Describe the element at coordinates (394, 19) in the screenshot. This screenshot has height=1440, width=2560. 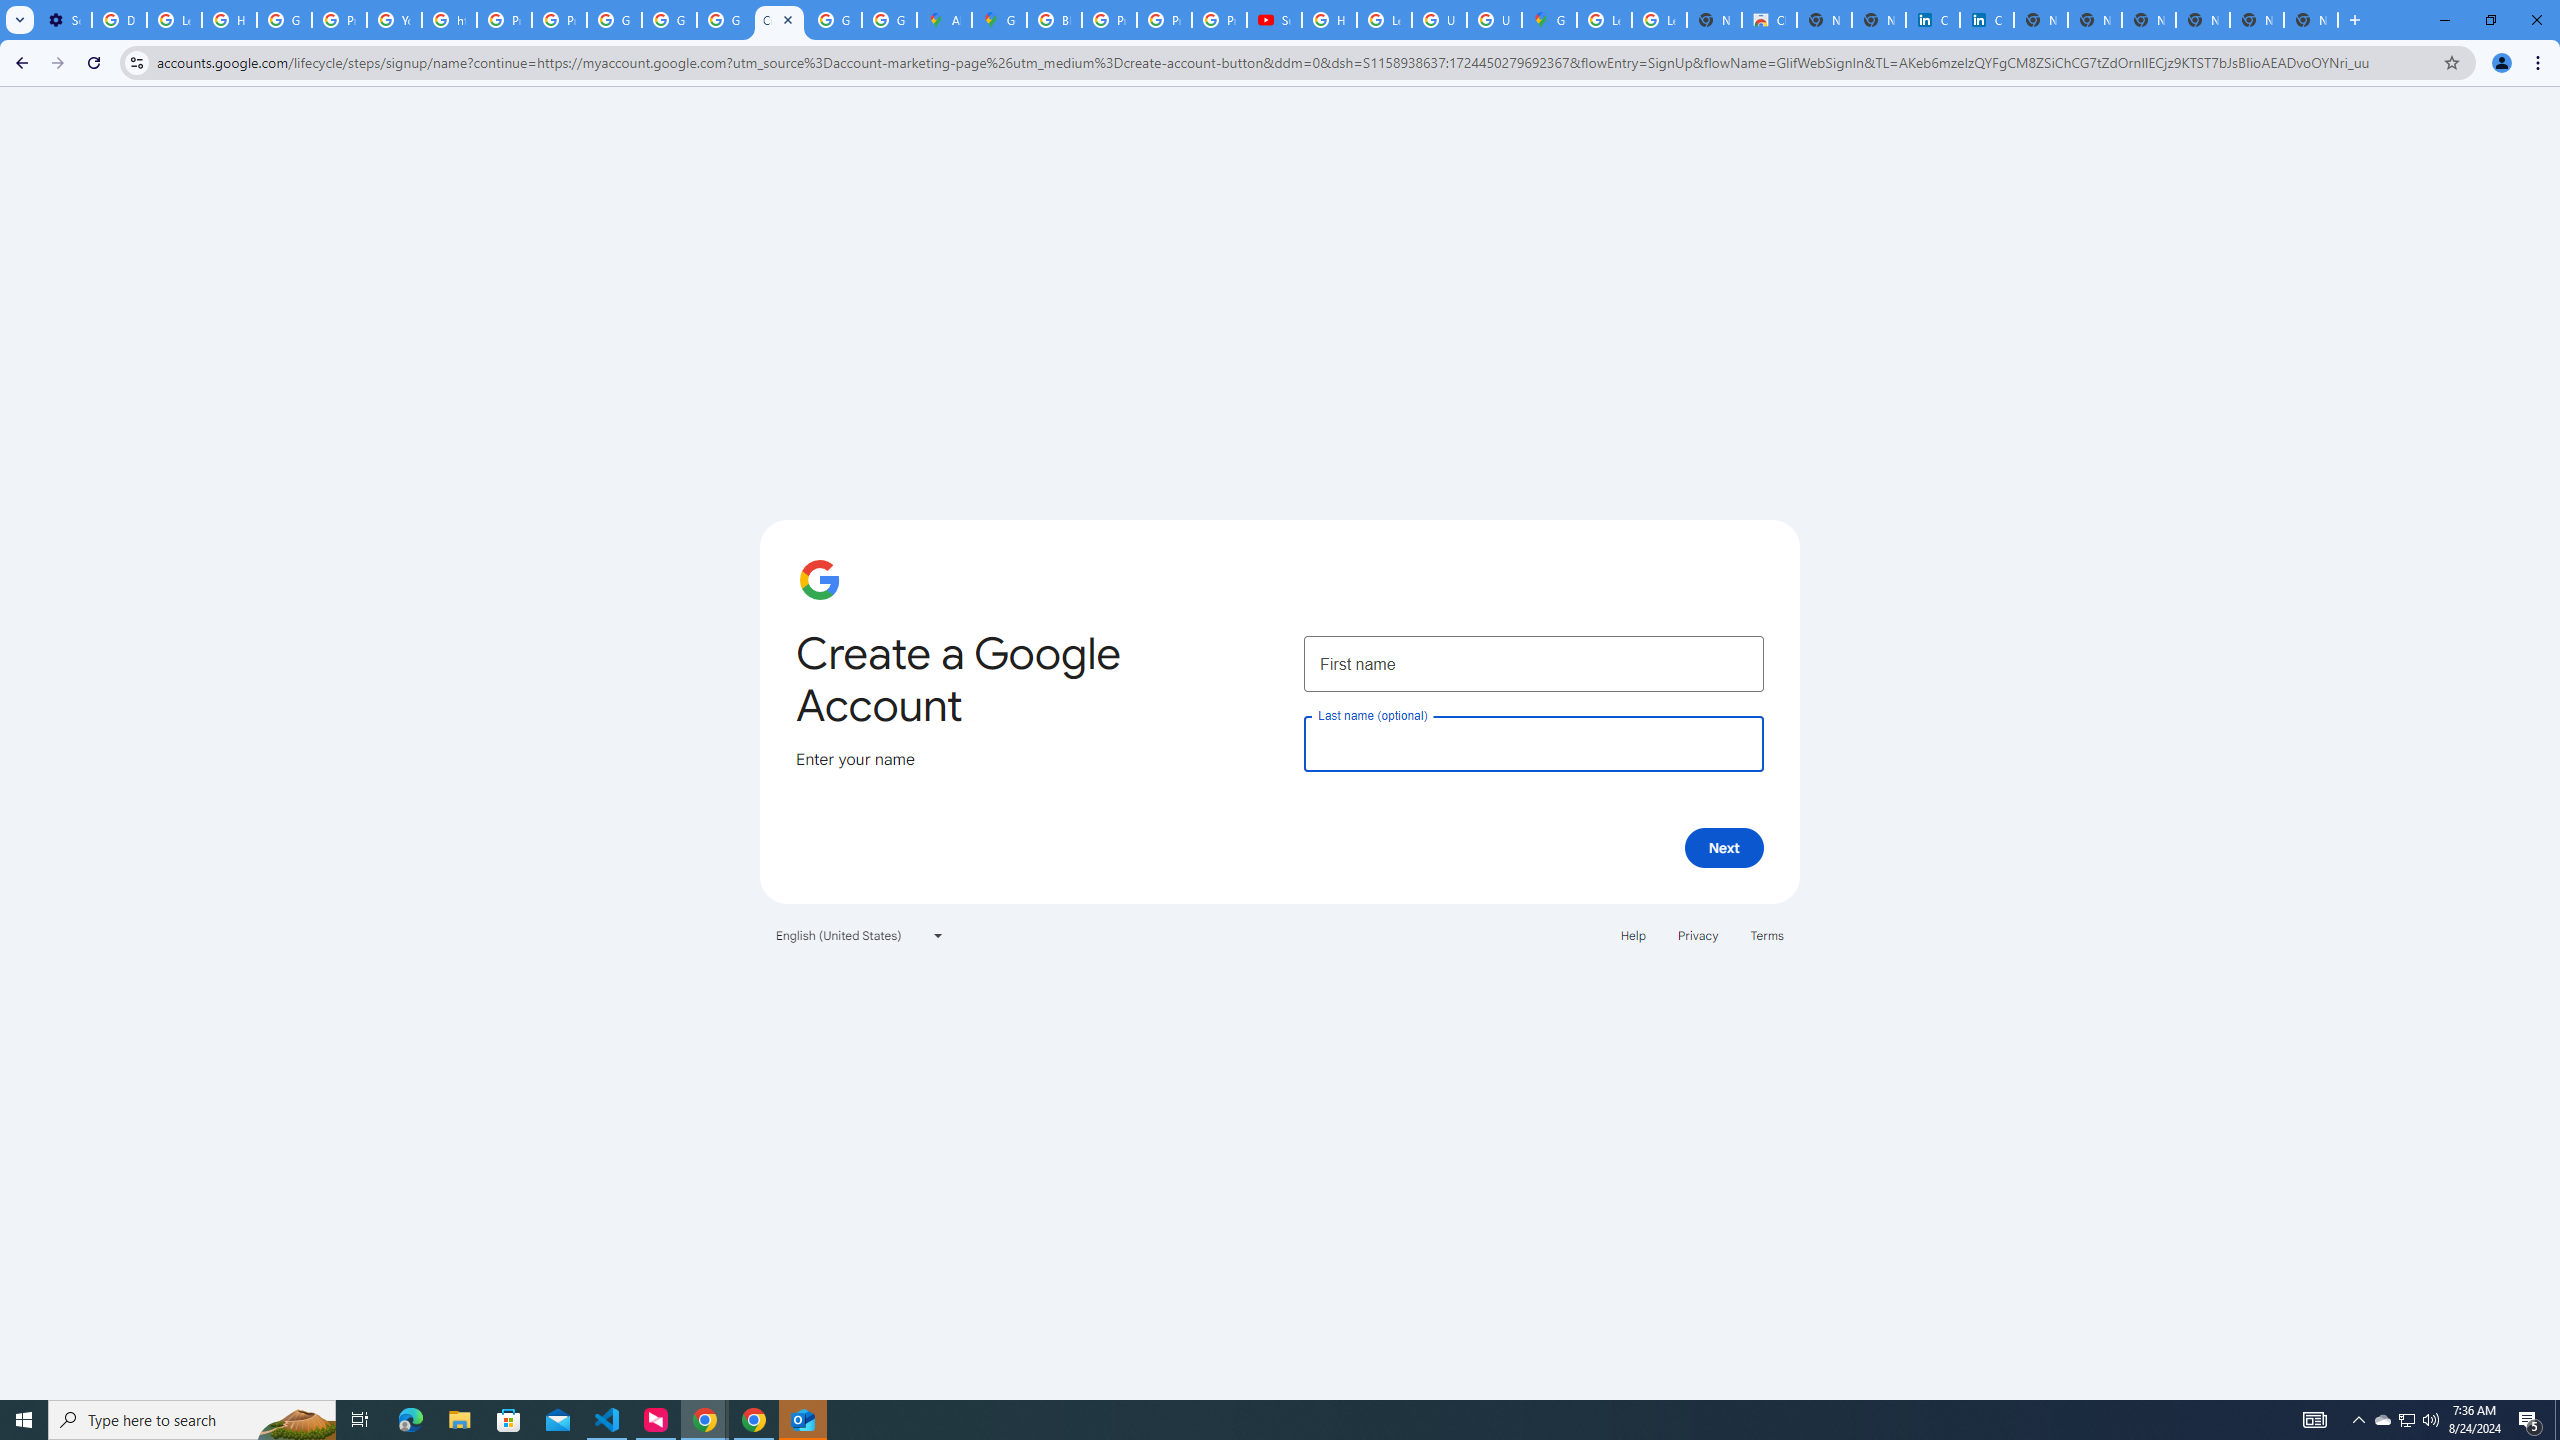
I see `'YouTube'` at that location.